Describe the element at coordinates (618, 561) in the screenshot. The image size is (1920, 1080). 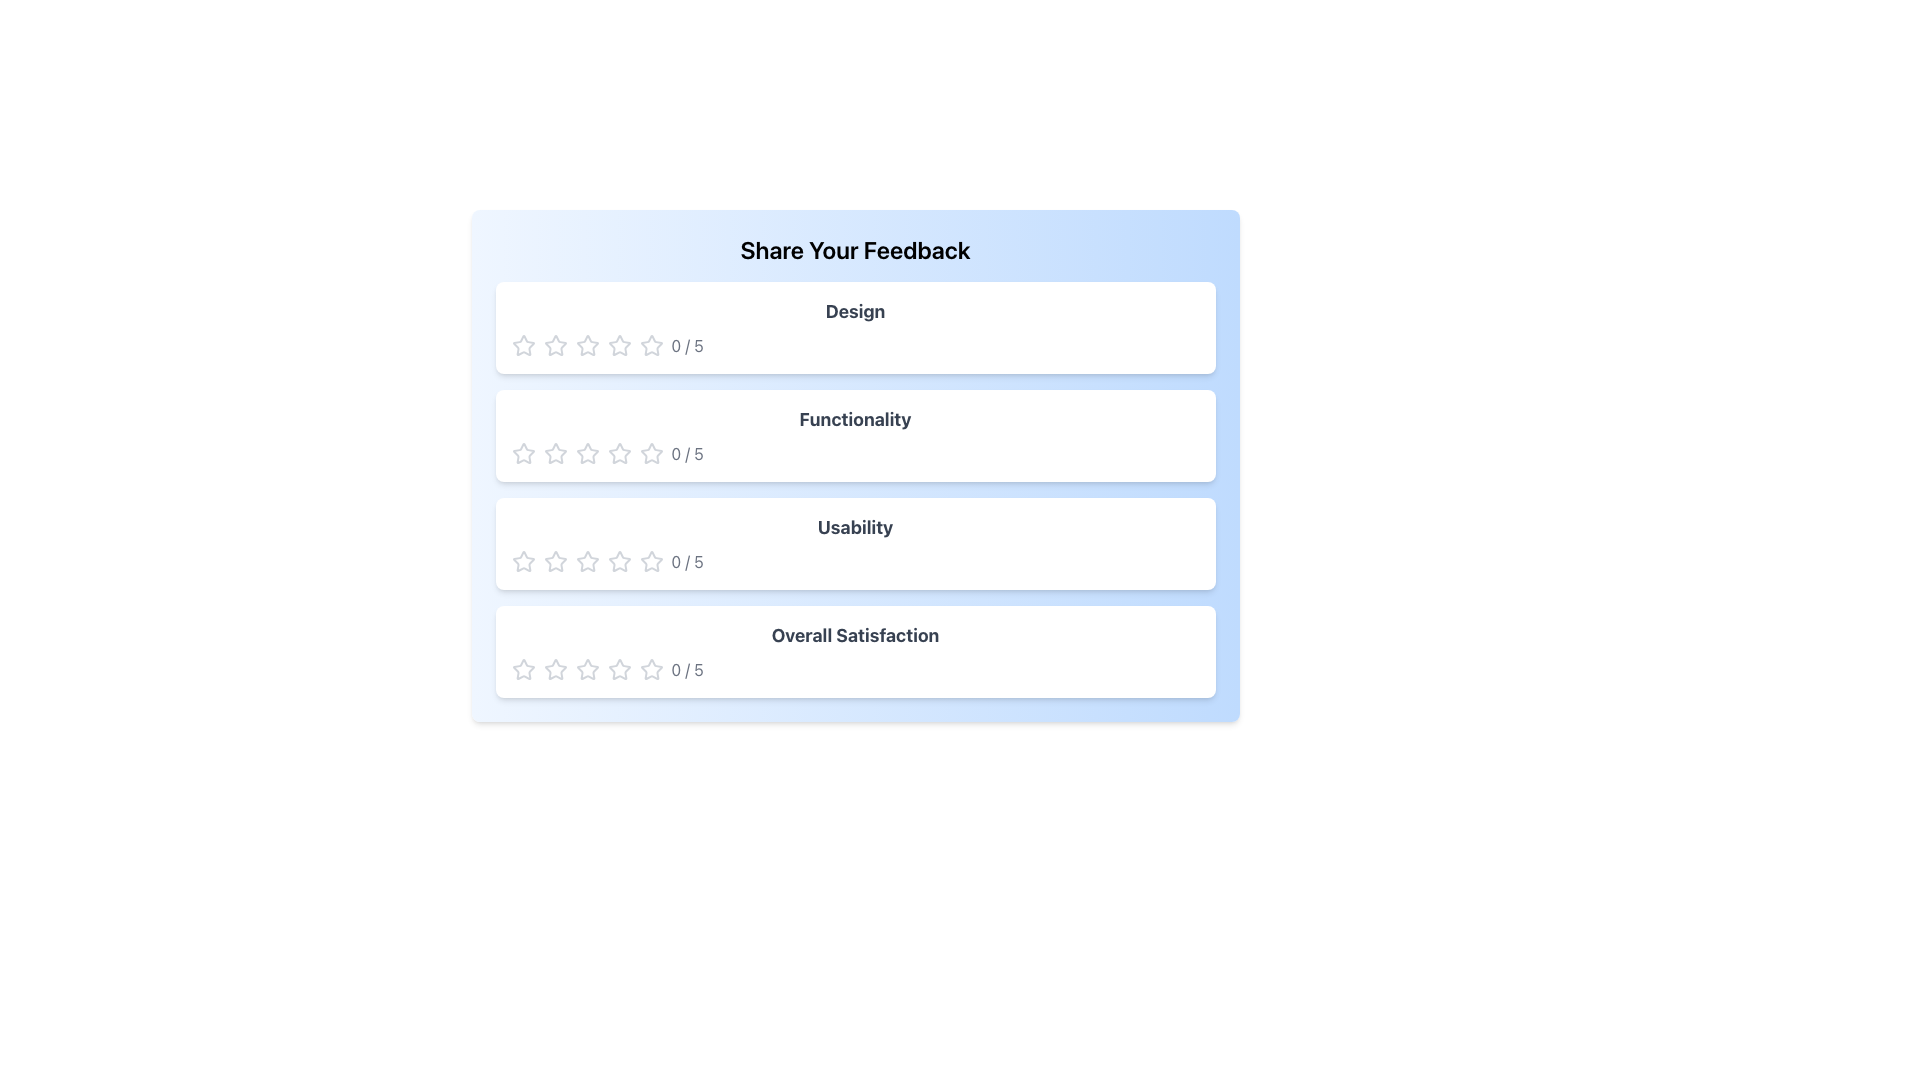
I see `the third hollow star icon in the usability rating interface to rate usability` at that location.